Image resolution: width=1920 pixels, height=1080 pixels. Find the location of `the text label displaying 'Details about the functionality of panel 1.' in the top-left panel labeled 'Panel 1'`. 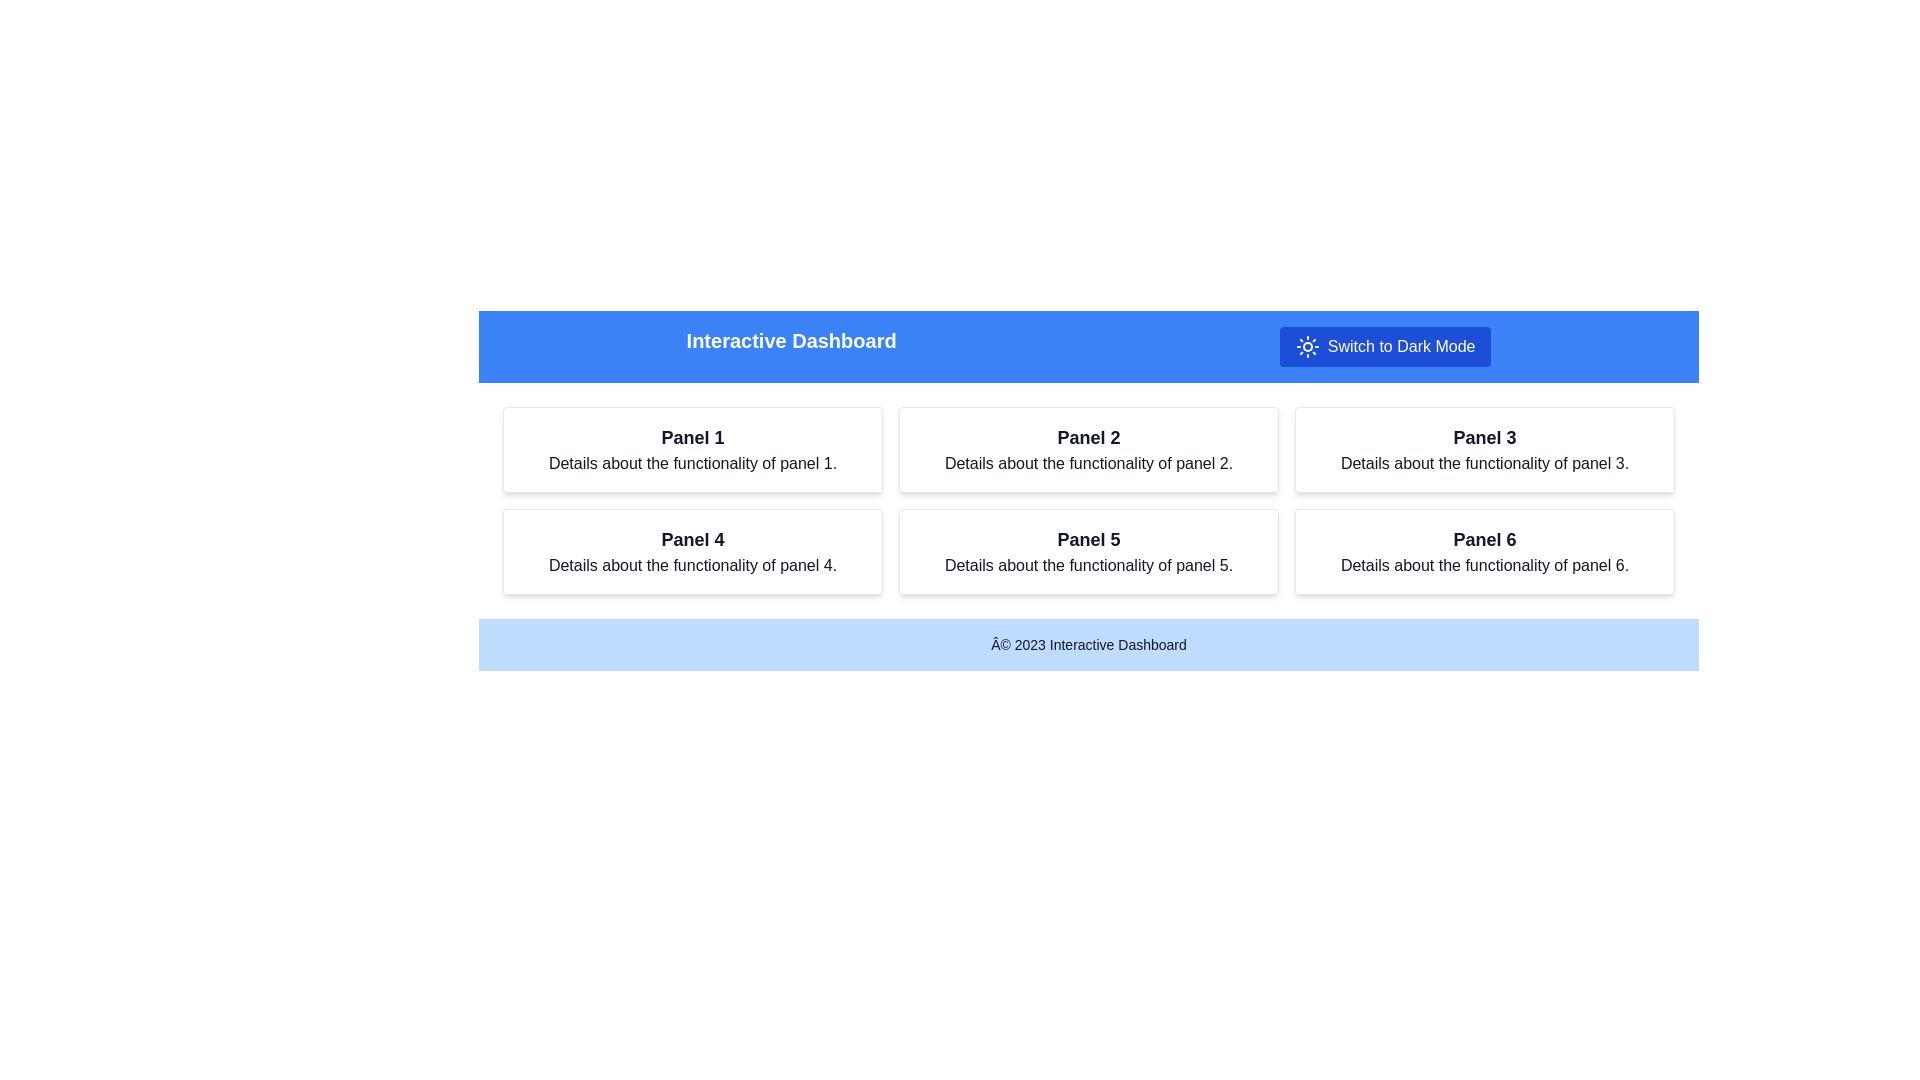

the text label displaying 'Details about the functionality of panel 1.' in the top-left panel labeled 'Panel 1' is located at coordinates (692, 463).